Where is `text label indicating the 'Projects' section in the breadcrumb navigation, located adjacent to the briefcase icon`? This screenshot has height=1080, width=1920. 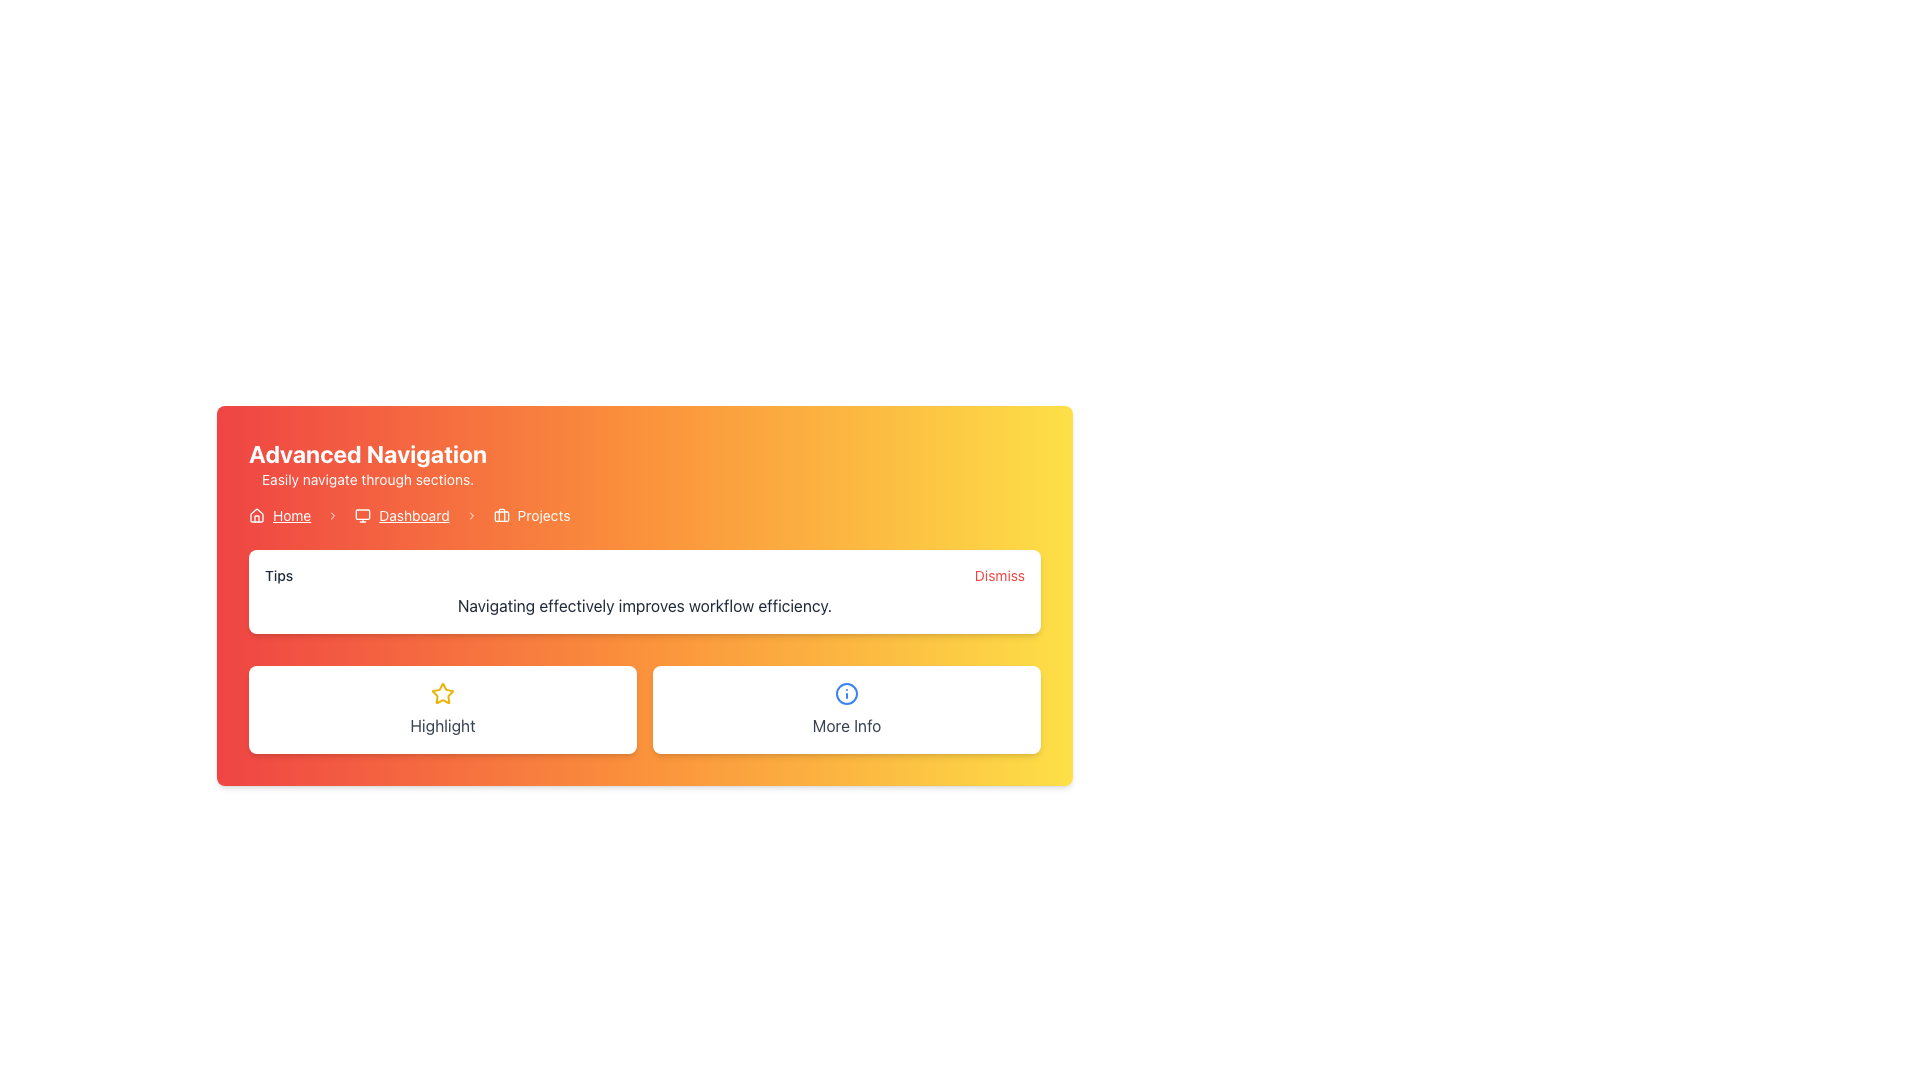
text label indicating the 'Projects' section in the breadcrumb navigation, located adjacent to the briefcase icon is located at coordinates (544, 515).